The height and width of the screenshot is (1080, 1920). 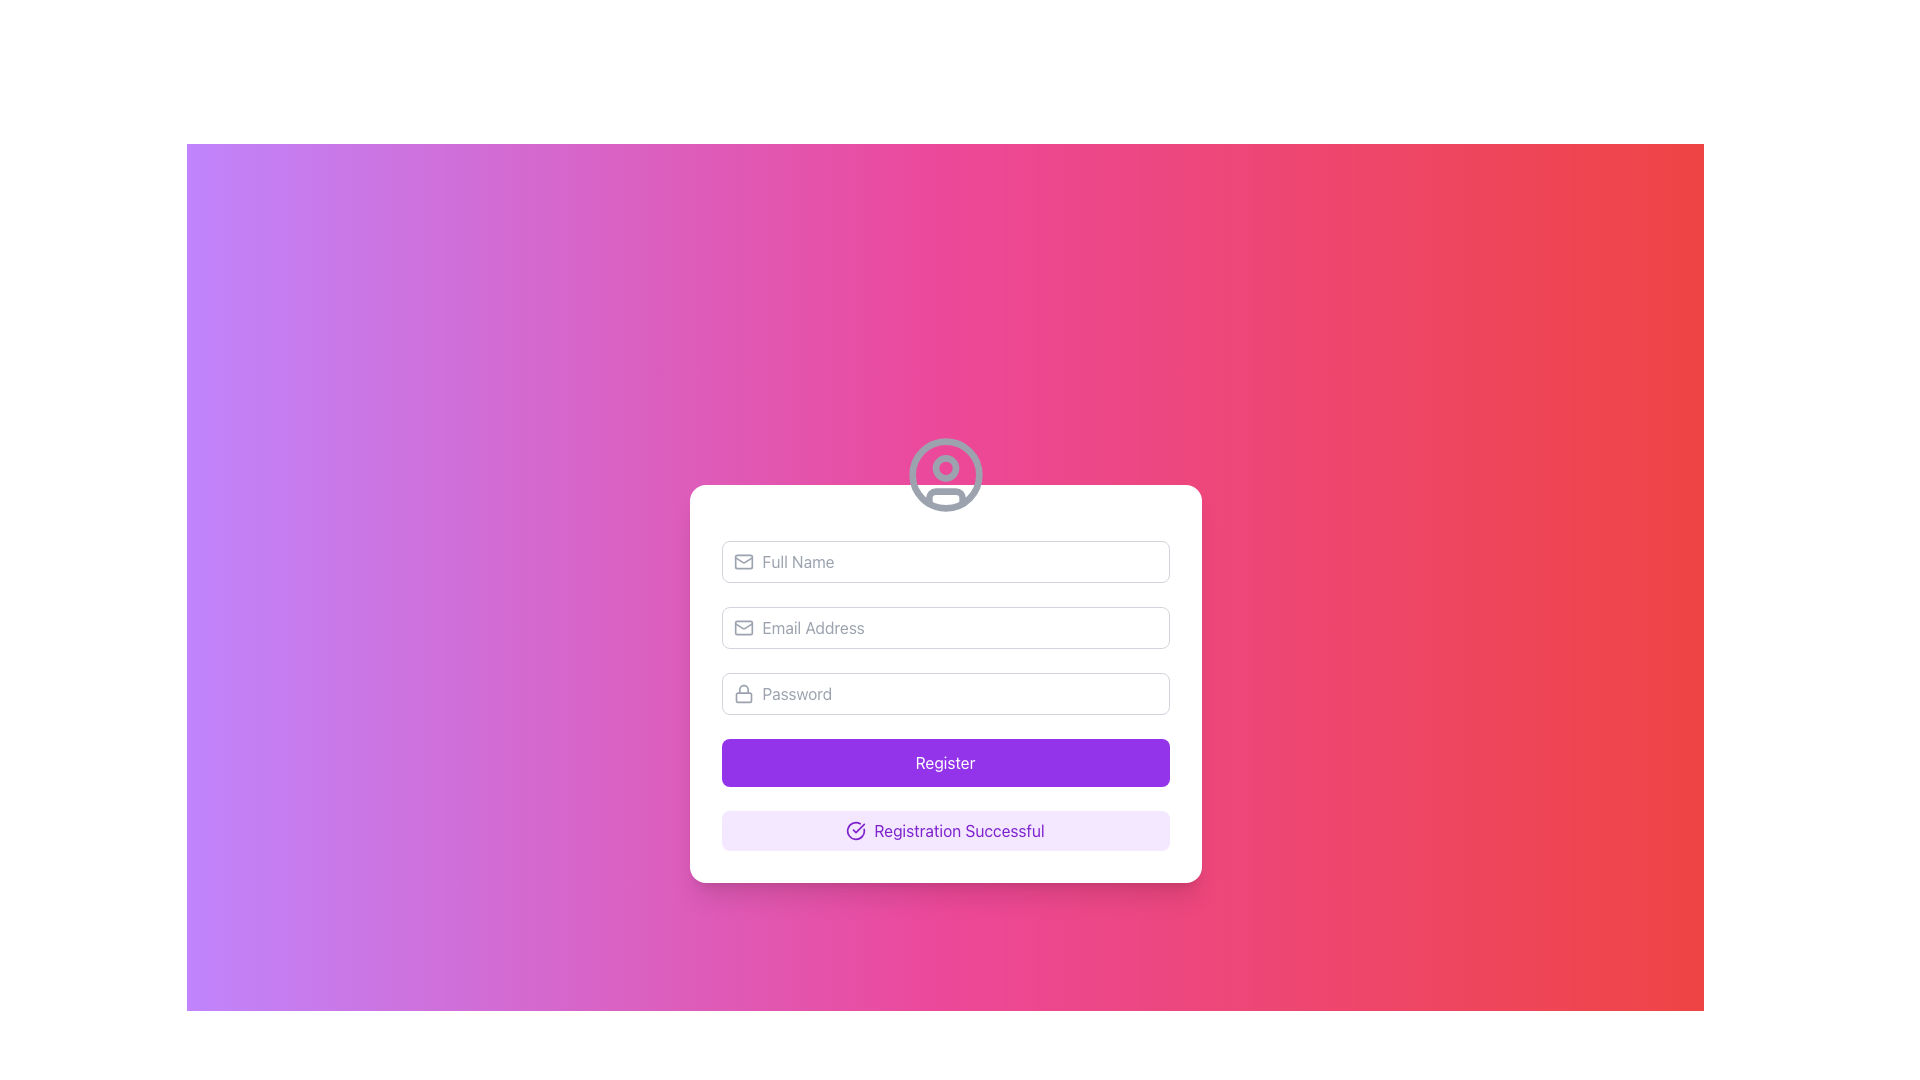 What do you see at coordinates (944, 627) in the screenshot?
I see `the email input field by clicking within it to enter the user's email address during registration` at bounding box center [944, 627].